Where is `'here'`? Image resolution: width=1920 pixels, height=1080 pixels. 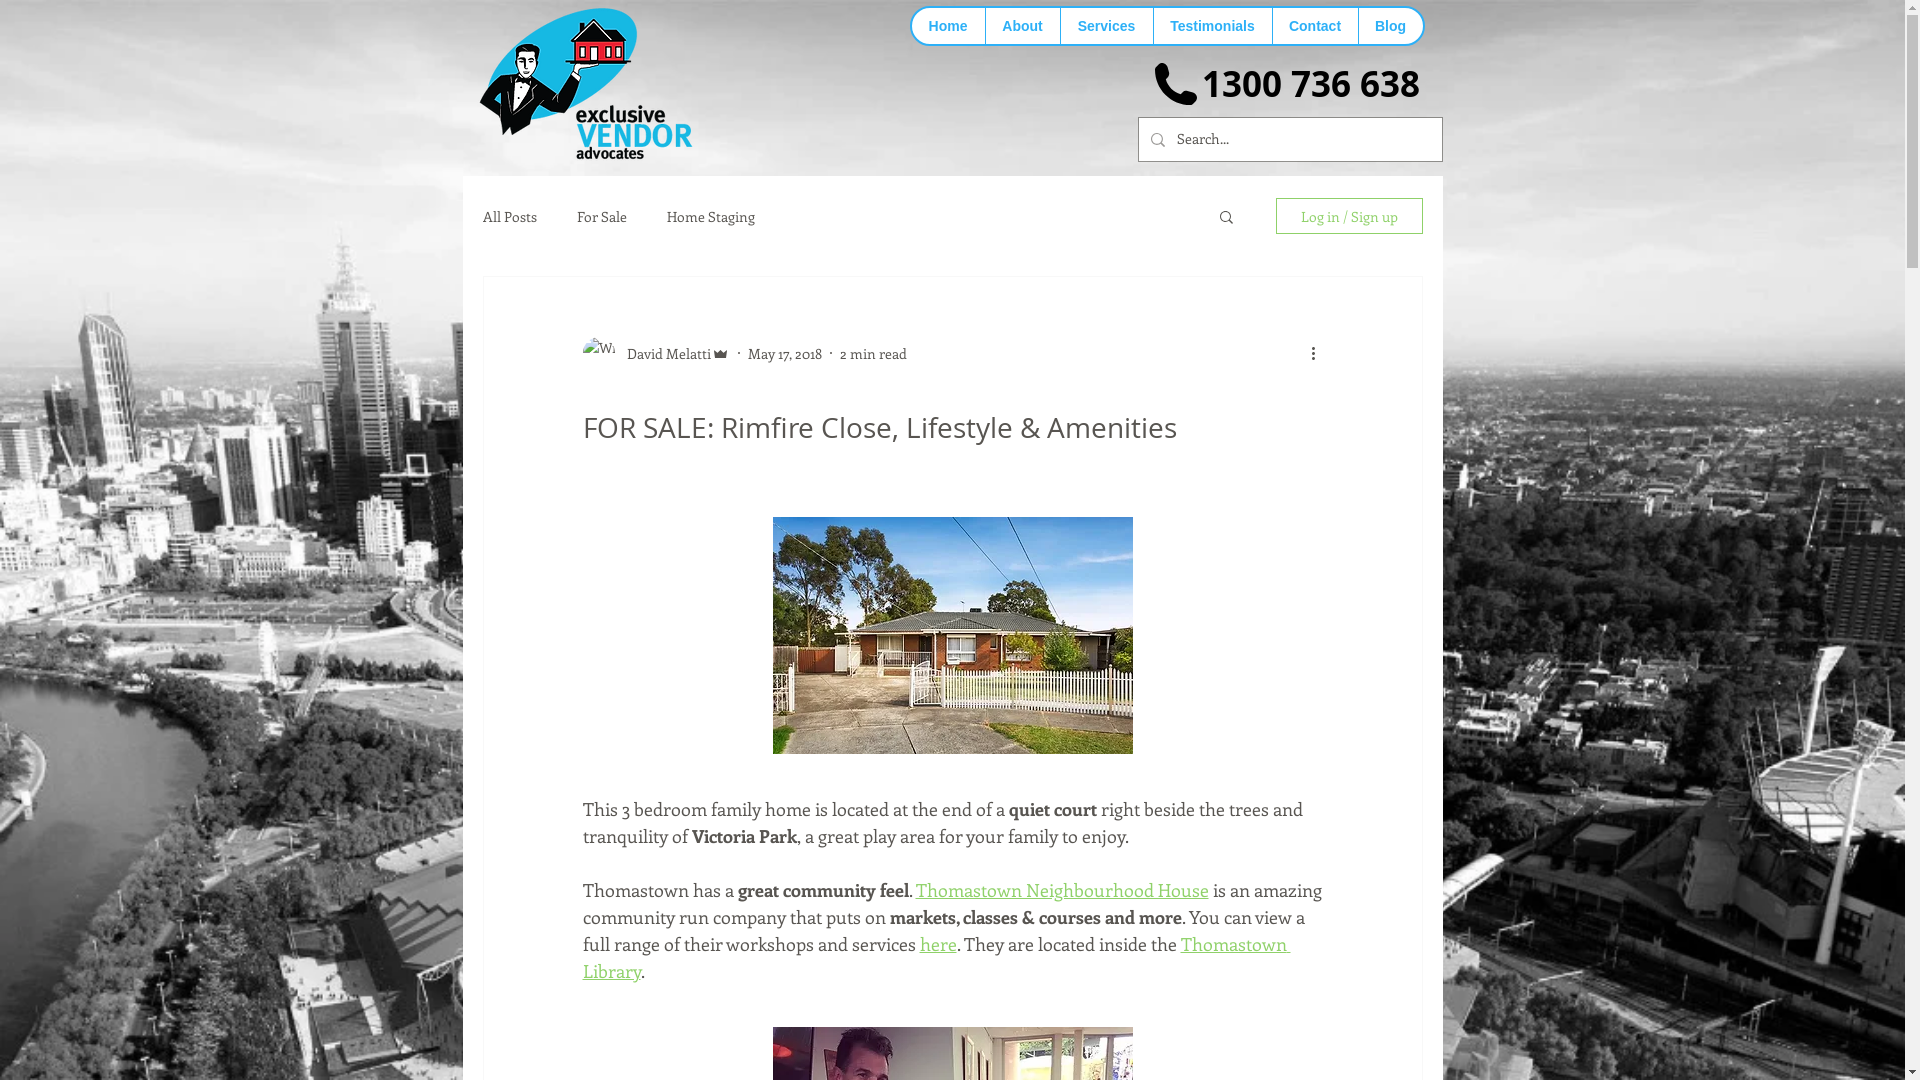
'here' is located at coordinates (937, 944).